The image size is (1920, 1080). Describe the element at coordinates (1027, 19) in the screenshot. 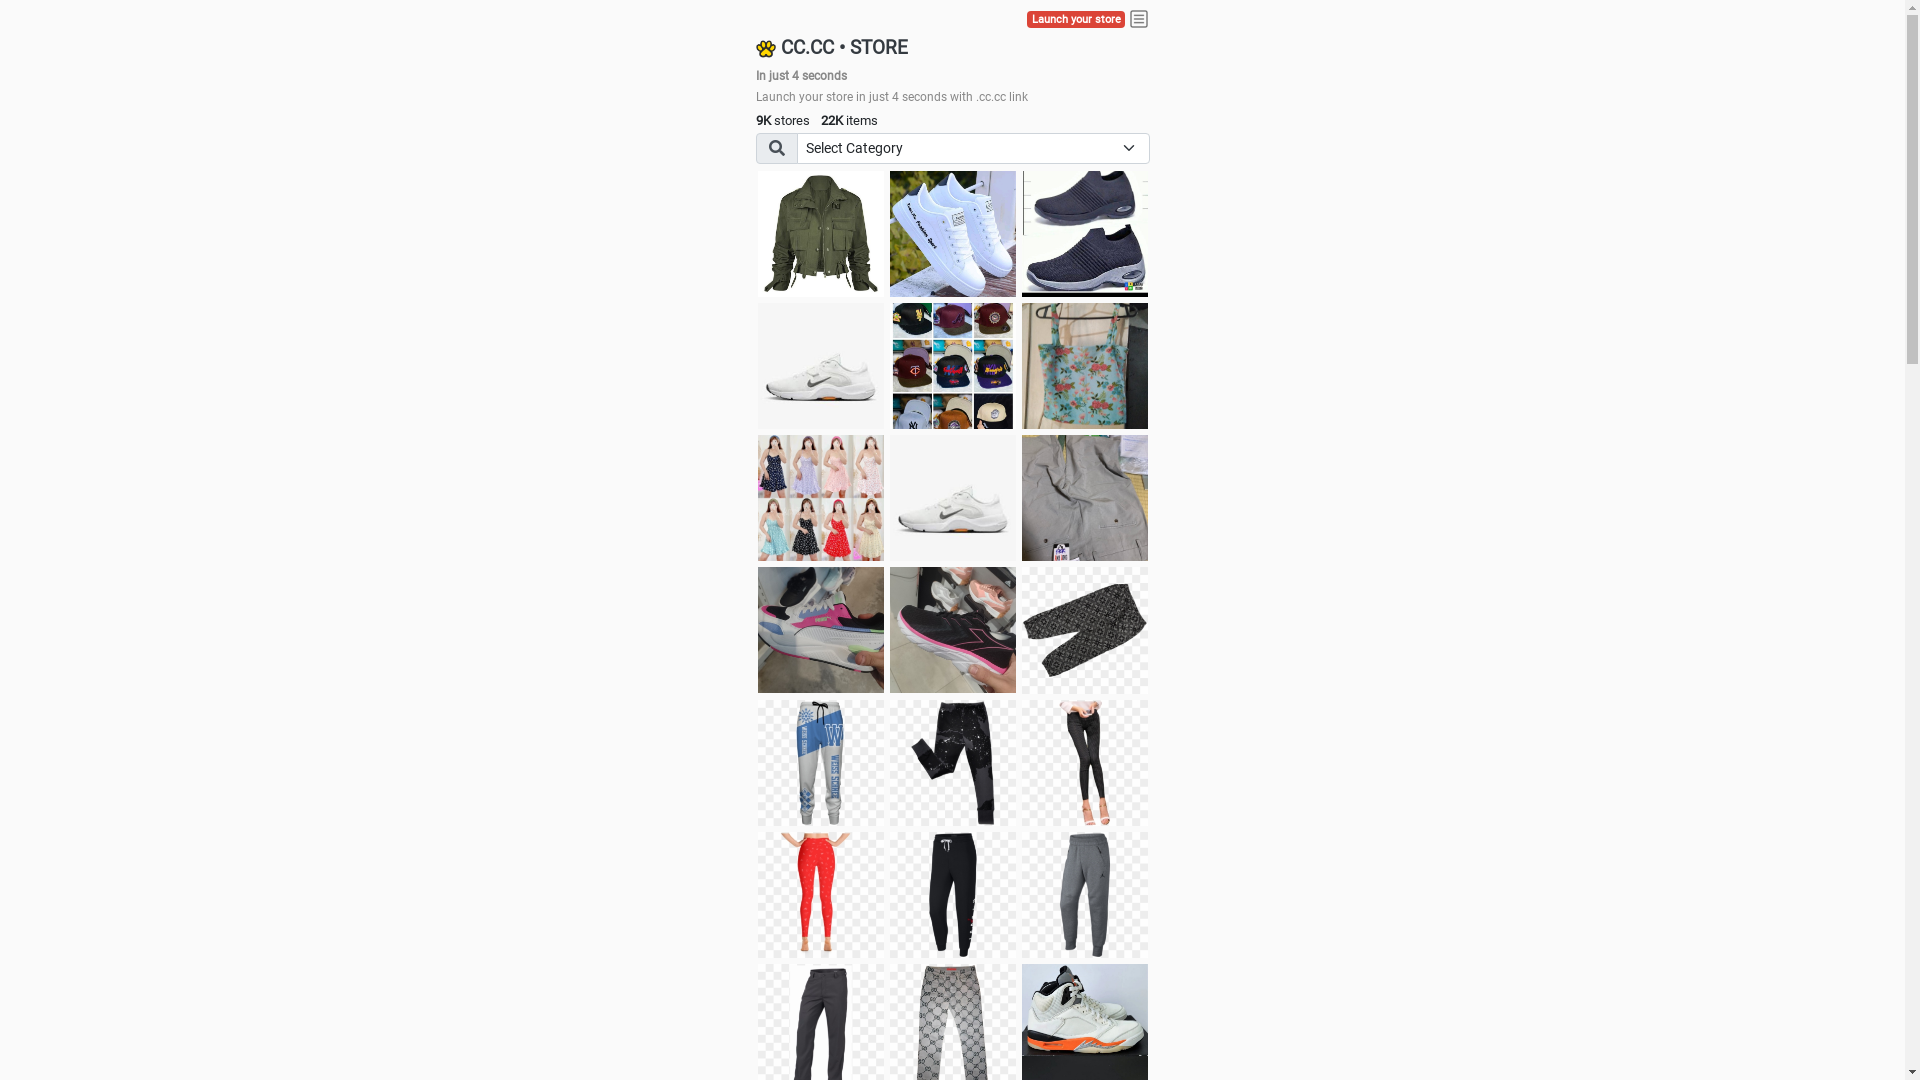

I see `'Launch your store'` at that location.